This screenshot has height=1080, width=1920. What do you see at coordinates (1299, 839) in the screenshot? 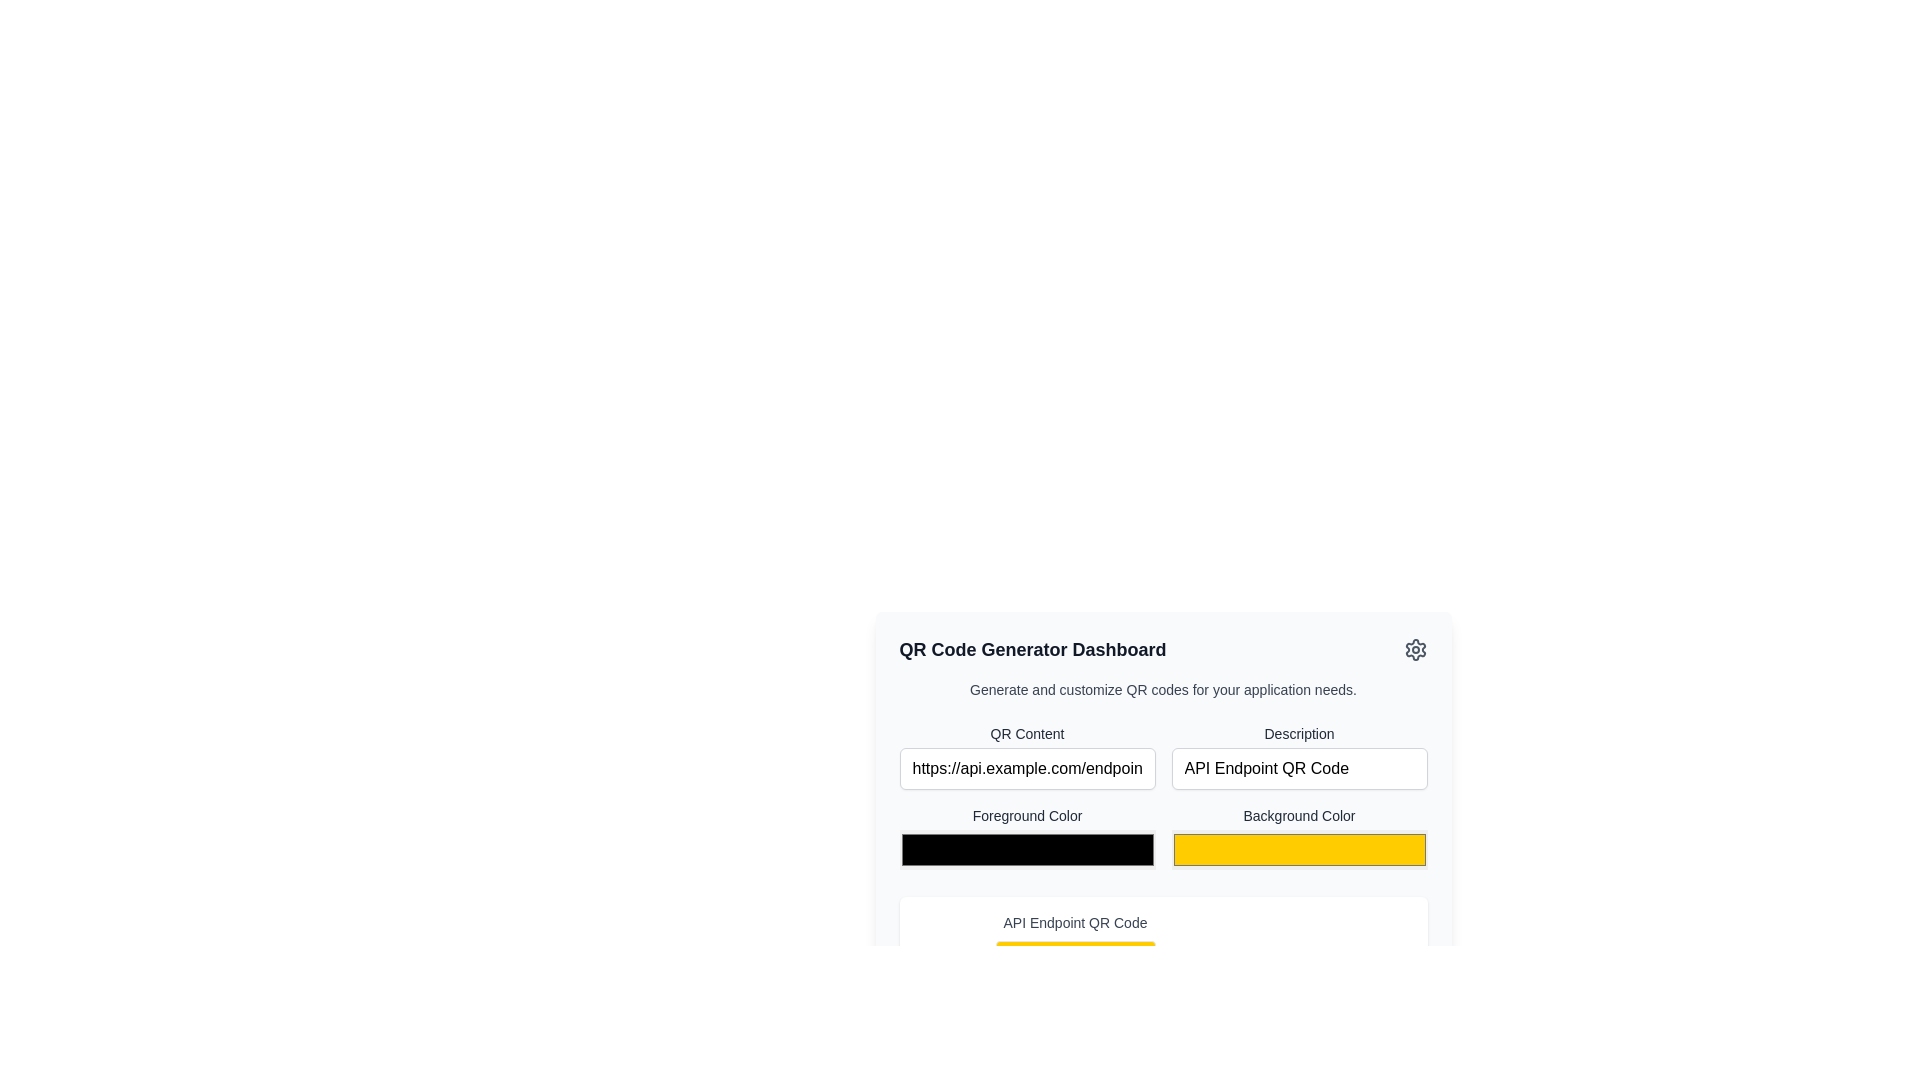
I see `the bright yellow color box of the Color picker component located` at bounding box center [1299, 839].